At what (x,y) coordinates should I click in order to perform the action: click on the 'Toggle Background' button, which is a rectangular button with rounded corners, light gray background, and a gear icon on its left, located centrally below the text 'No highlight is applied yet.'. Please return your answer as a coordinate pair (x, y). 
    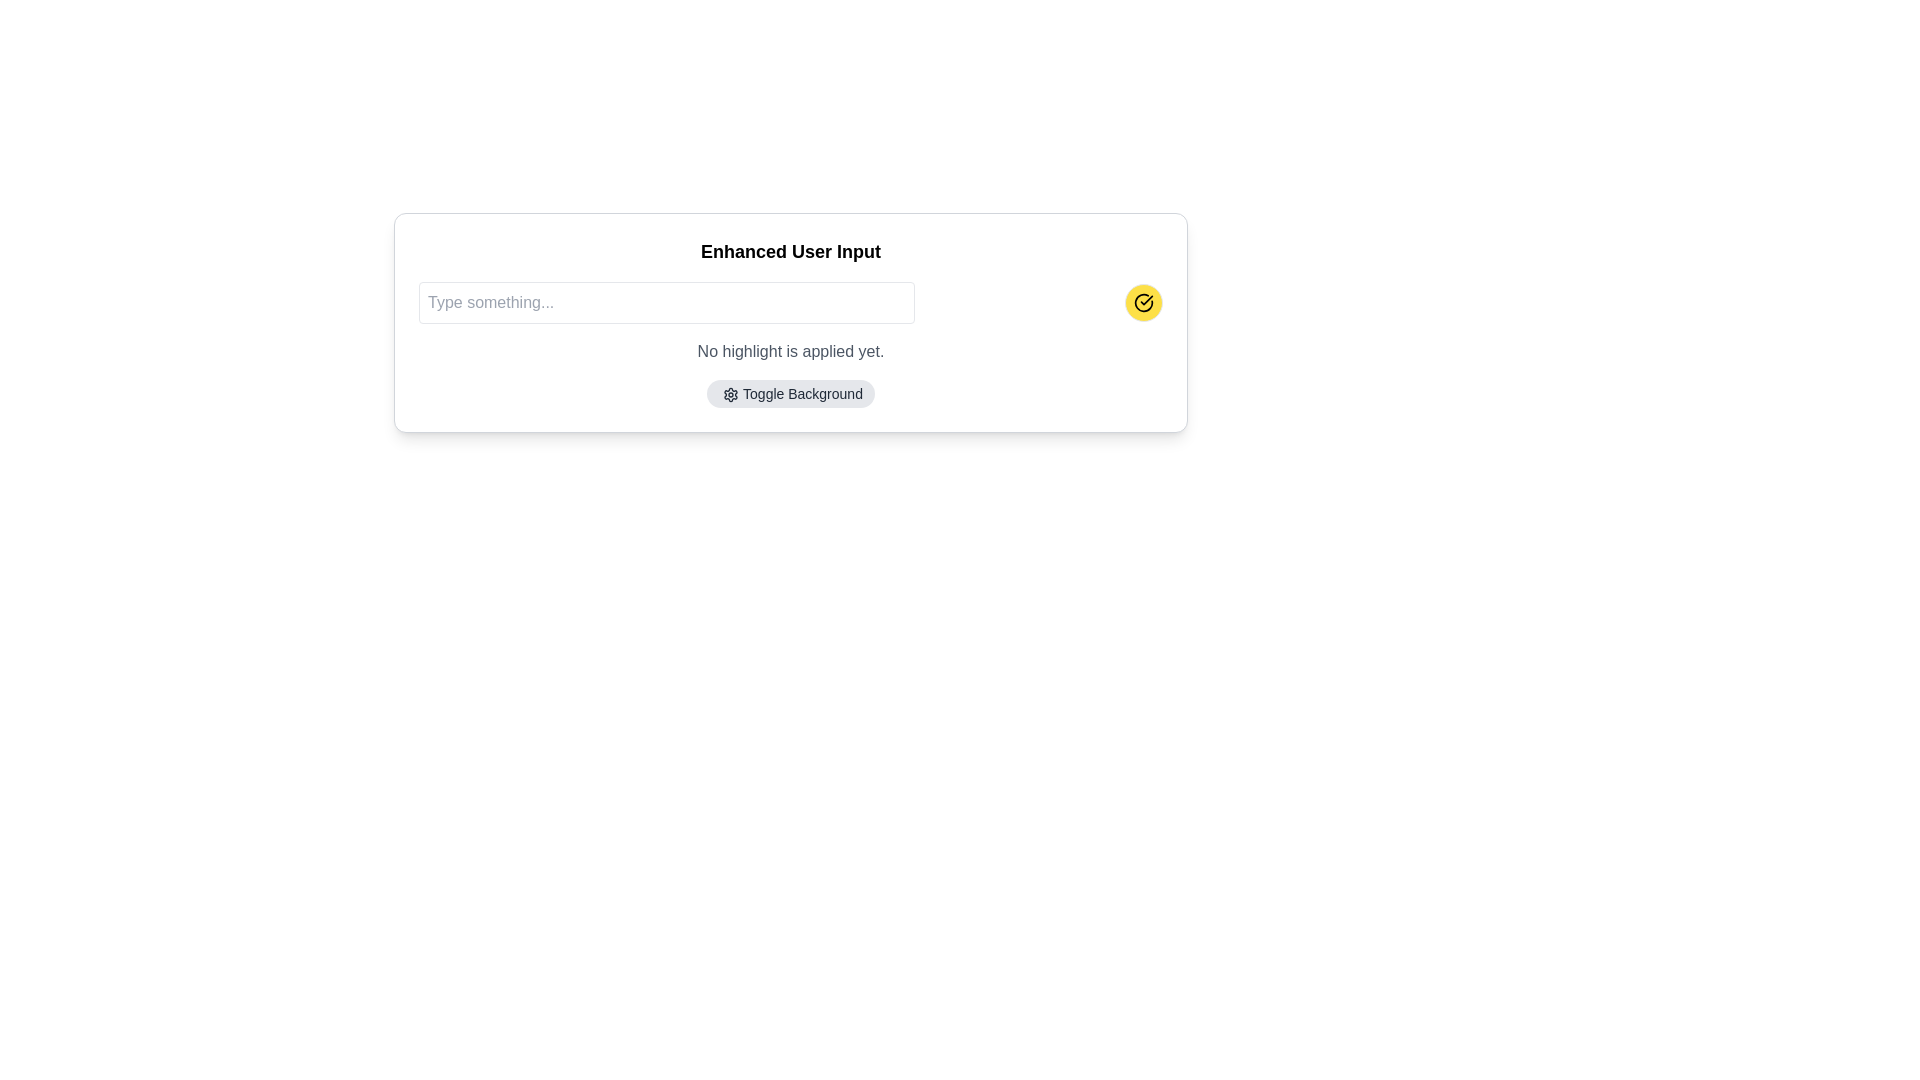
    Looking at the image, I should click on (790, 393).